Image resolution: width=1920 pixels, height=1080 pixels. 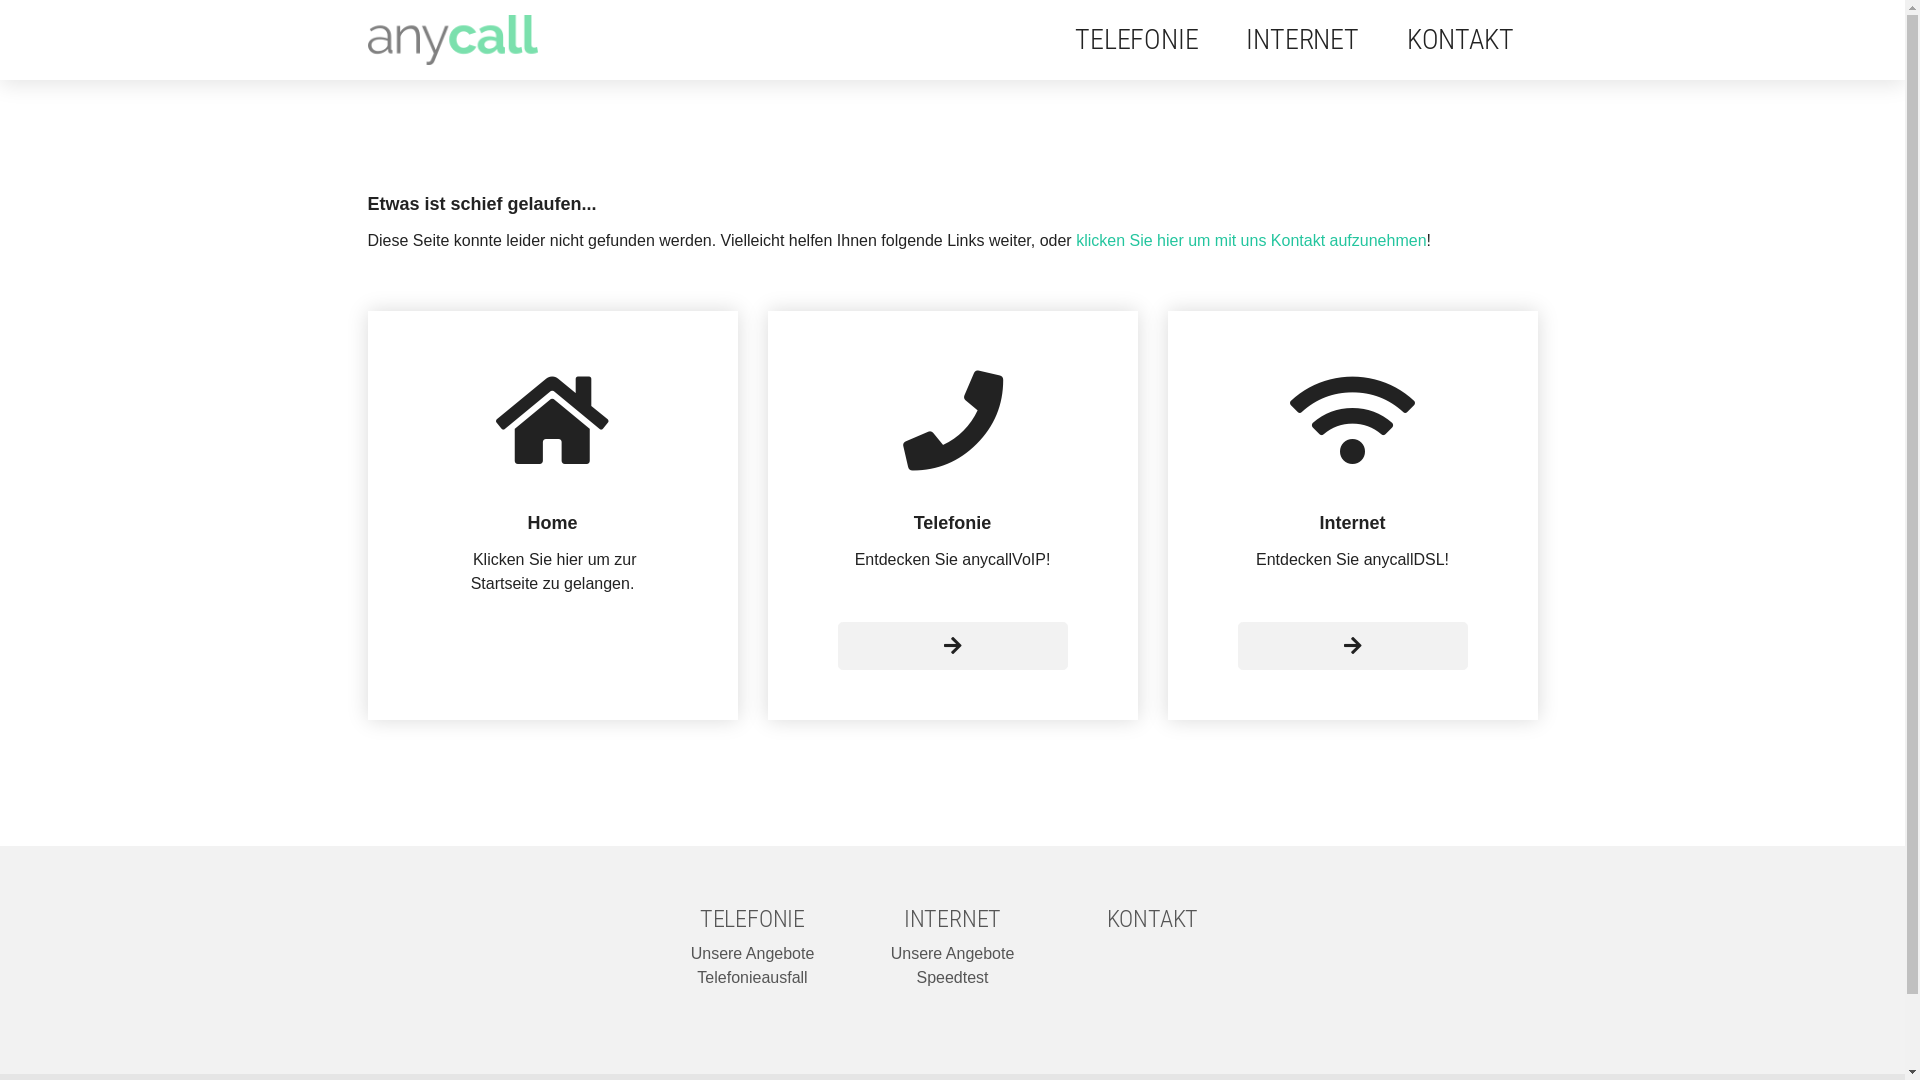 I want to click on 'INTERNET', so click(x=951, y=918).